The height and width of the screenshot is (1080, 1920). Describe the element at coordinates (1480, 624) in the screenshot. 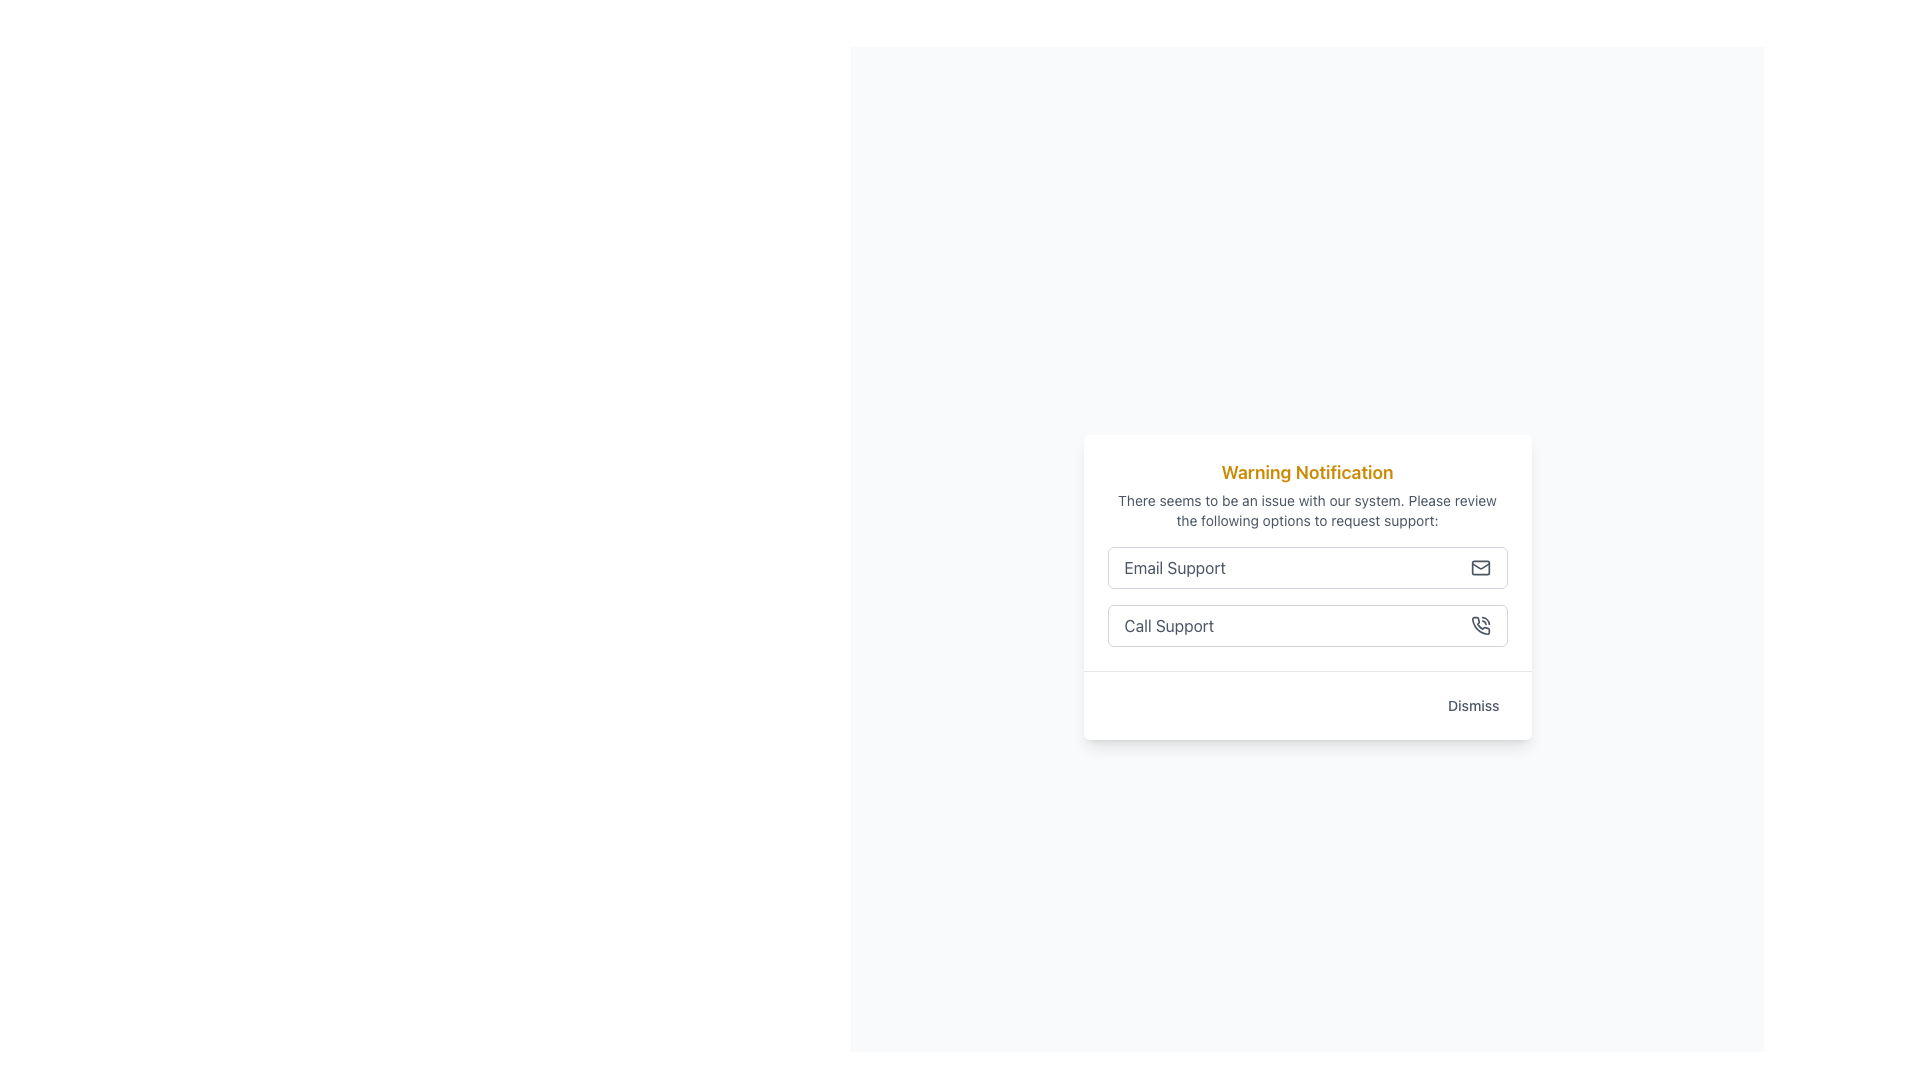

I see `the 'Call Support' icon, which visually indicates the function of initiating a phone call for support` at that location.